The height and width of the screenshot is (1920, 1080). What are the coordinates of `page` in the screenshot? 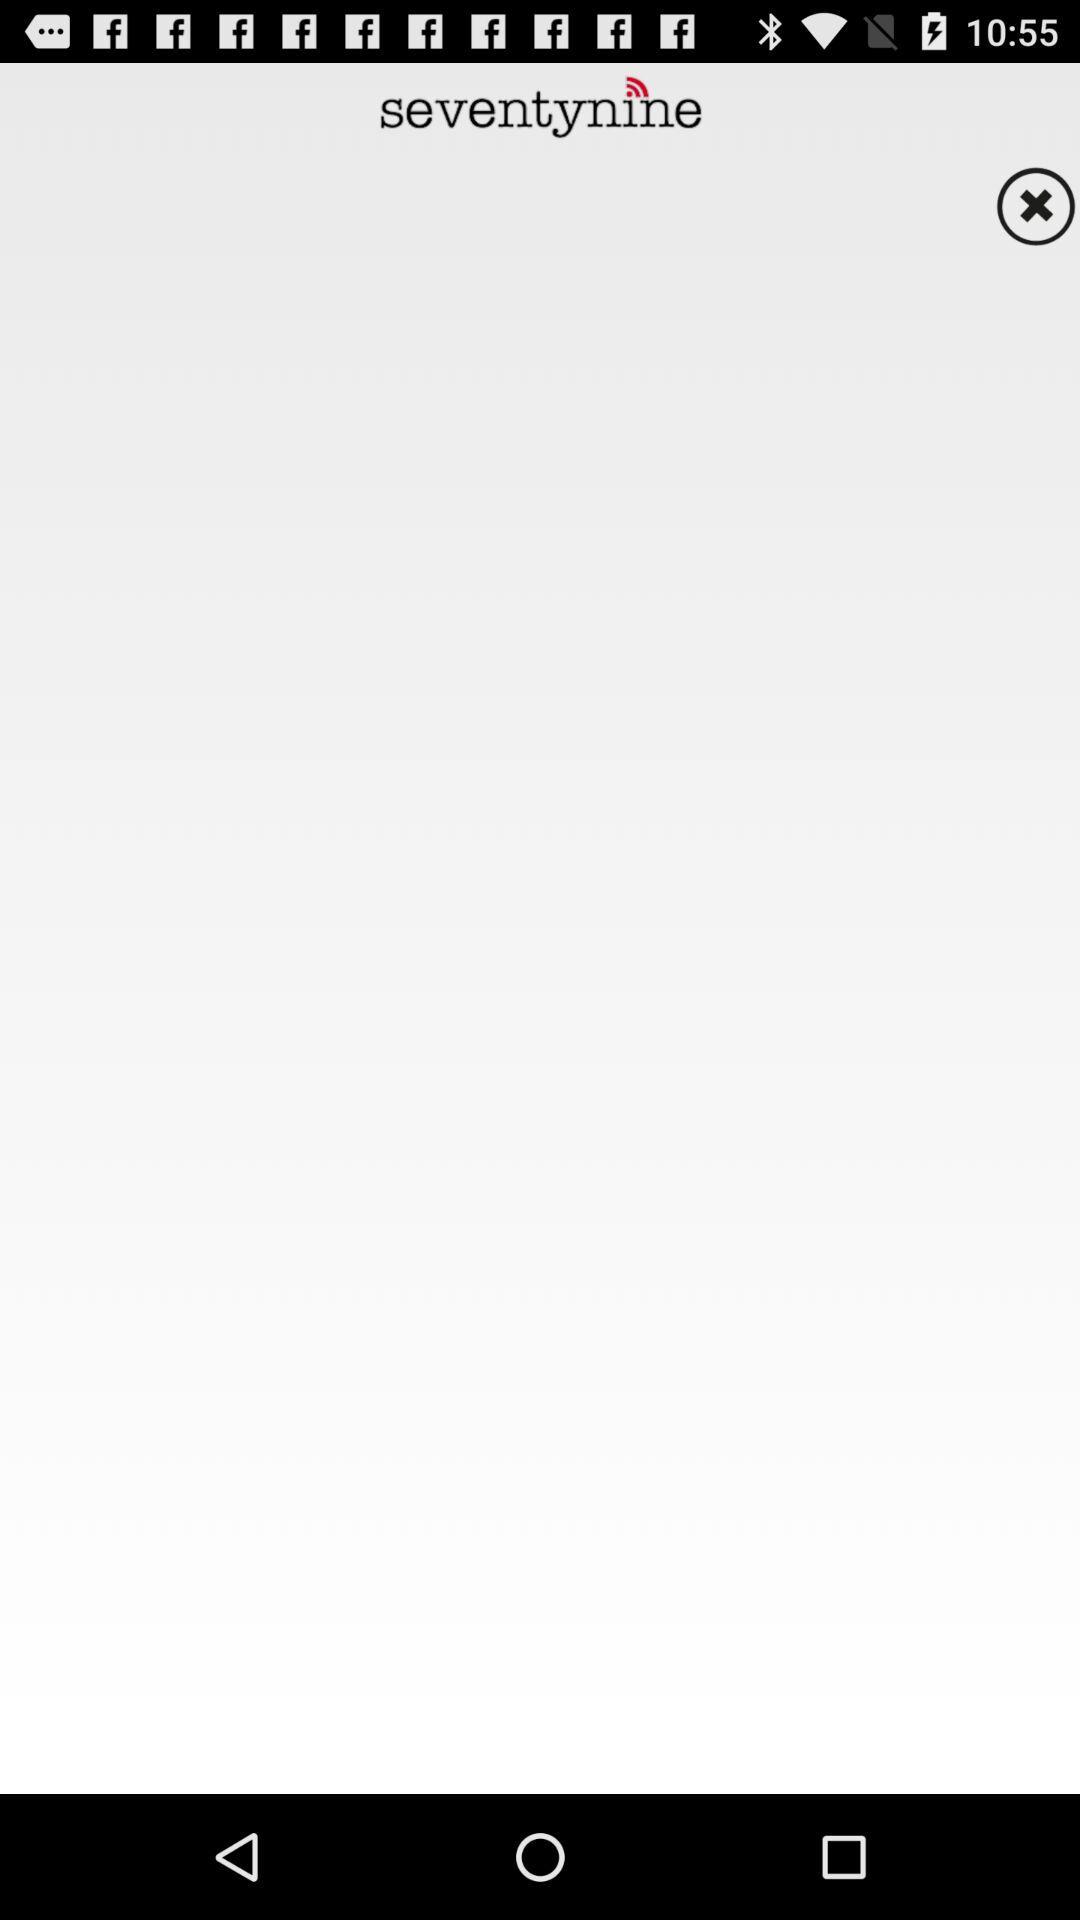 It's located at (1035, 206).